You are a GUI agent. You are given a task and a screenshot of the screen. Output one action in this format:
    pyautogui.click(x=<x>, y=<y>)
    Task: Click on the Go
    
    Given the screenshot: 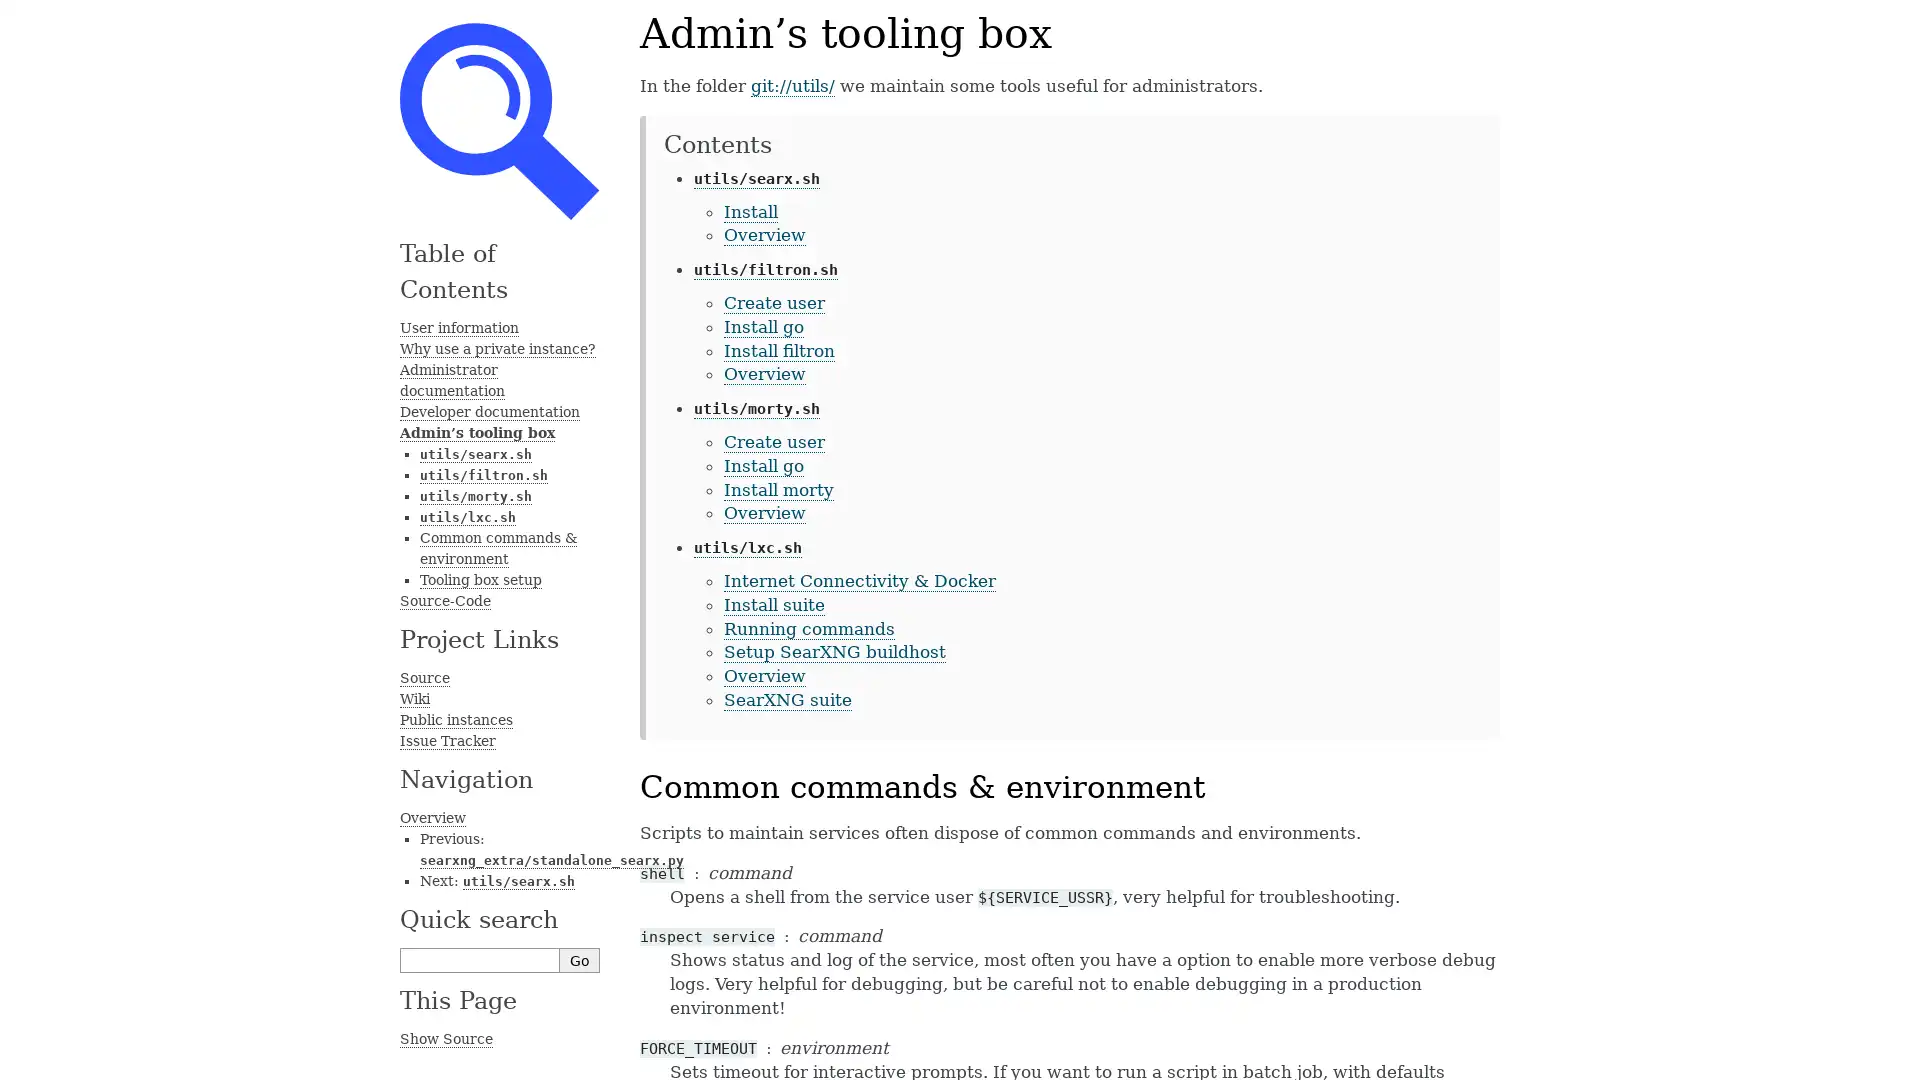 What is the action you would take?
    pyautogui.click(x=579, y=959)
    